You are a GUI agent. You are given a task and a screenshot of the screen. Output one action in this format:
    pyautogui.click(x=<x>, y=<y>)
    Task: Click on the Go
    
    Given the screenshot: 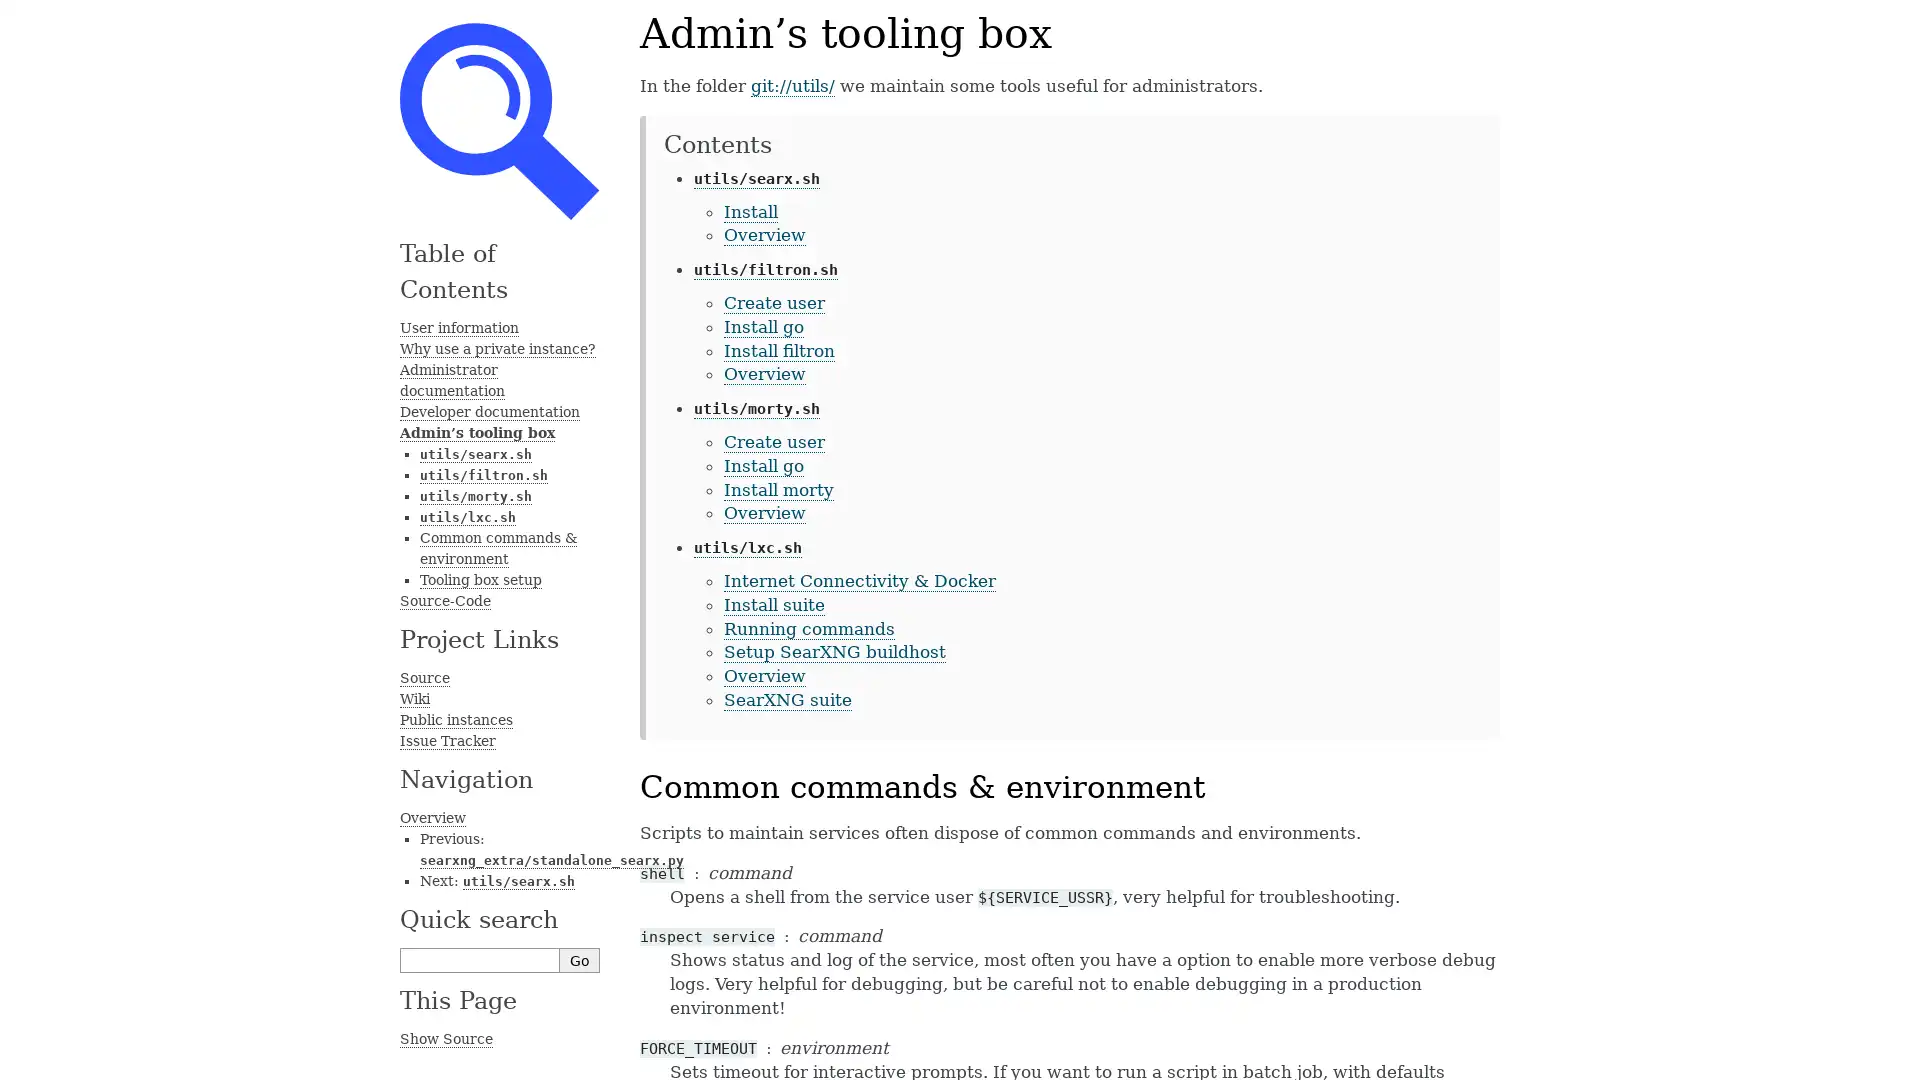 What is the action you would take?
    pyautogui.click(x=579, y=959)
    